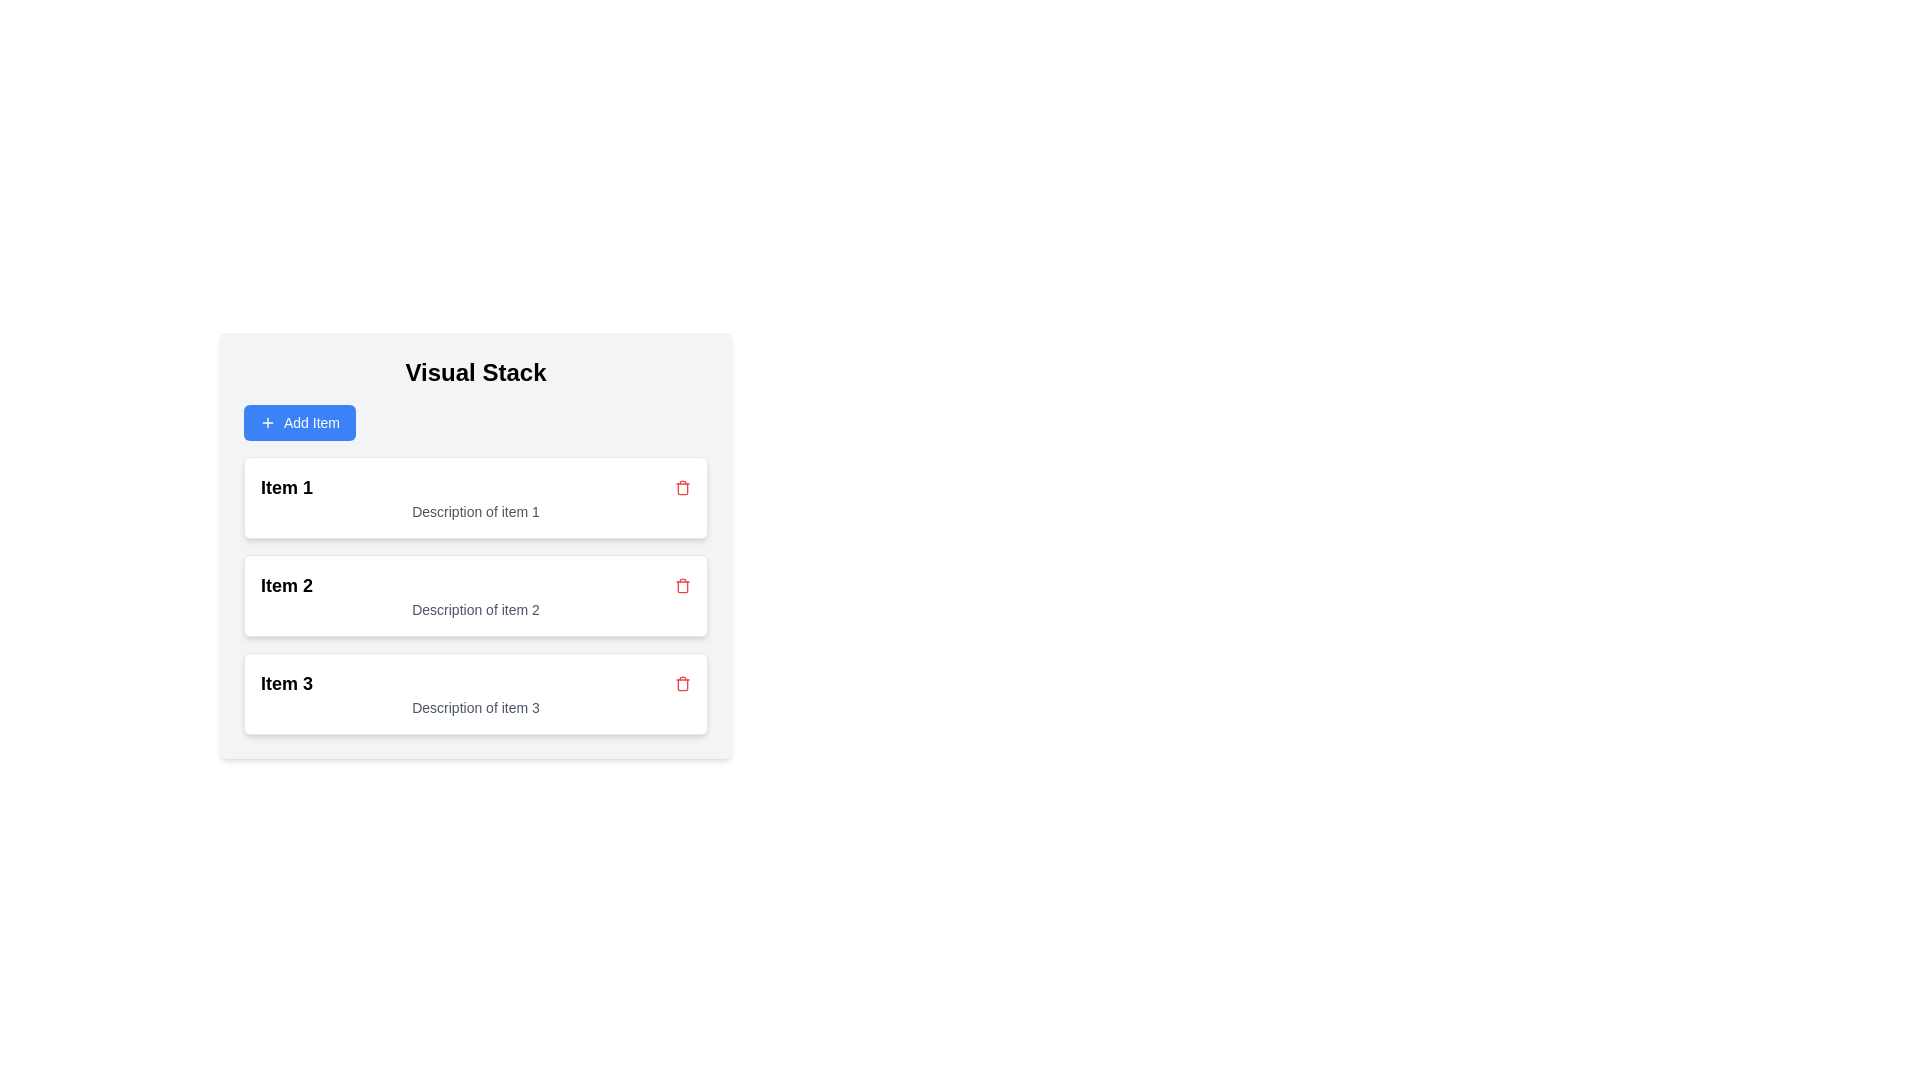 This screenshot has height=1080, width=1920. Describe the element at coordinates (682, 488) in the screenshot. I see `the small red trash can icon button associated with 'Item 1'` at that location.